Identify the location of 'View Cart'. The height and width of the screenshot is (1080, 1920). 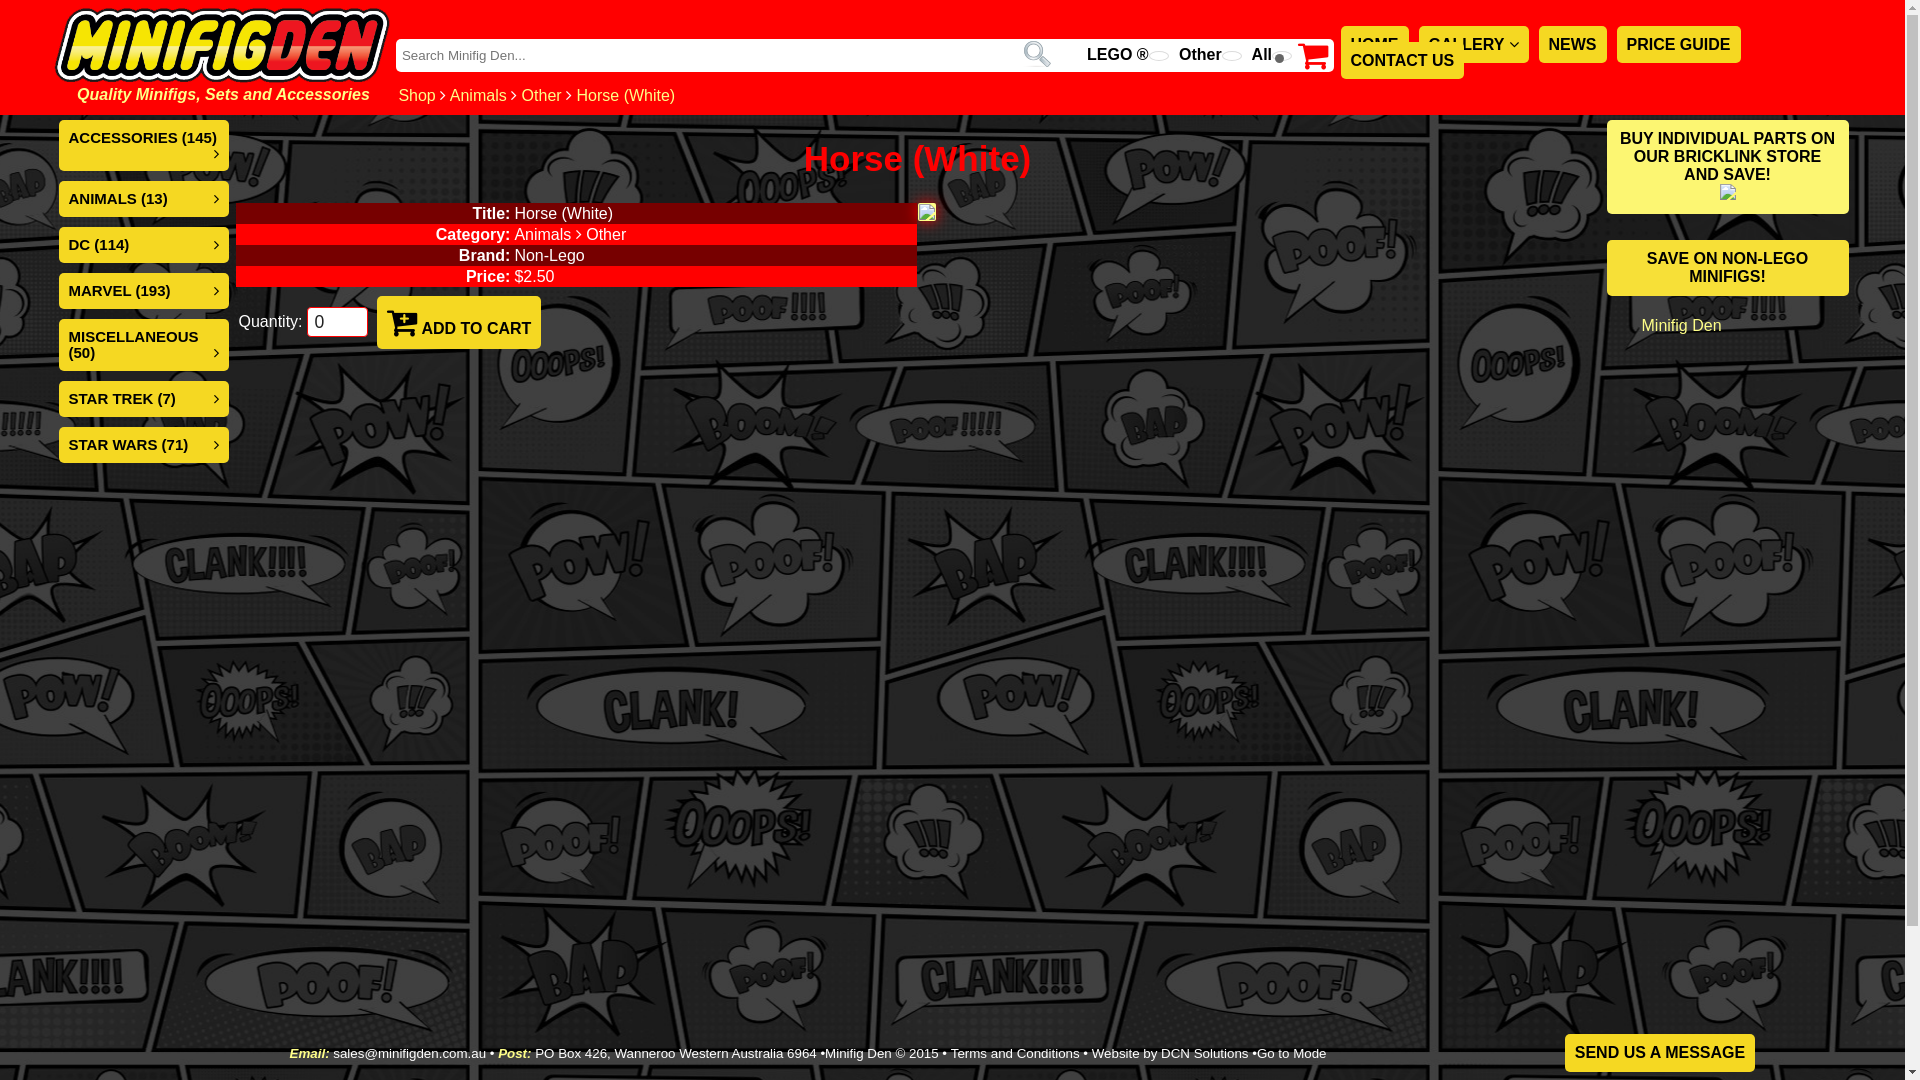
(1313, 60).